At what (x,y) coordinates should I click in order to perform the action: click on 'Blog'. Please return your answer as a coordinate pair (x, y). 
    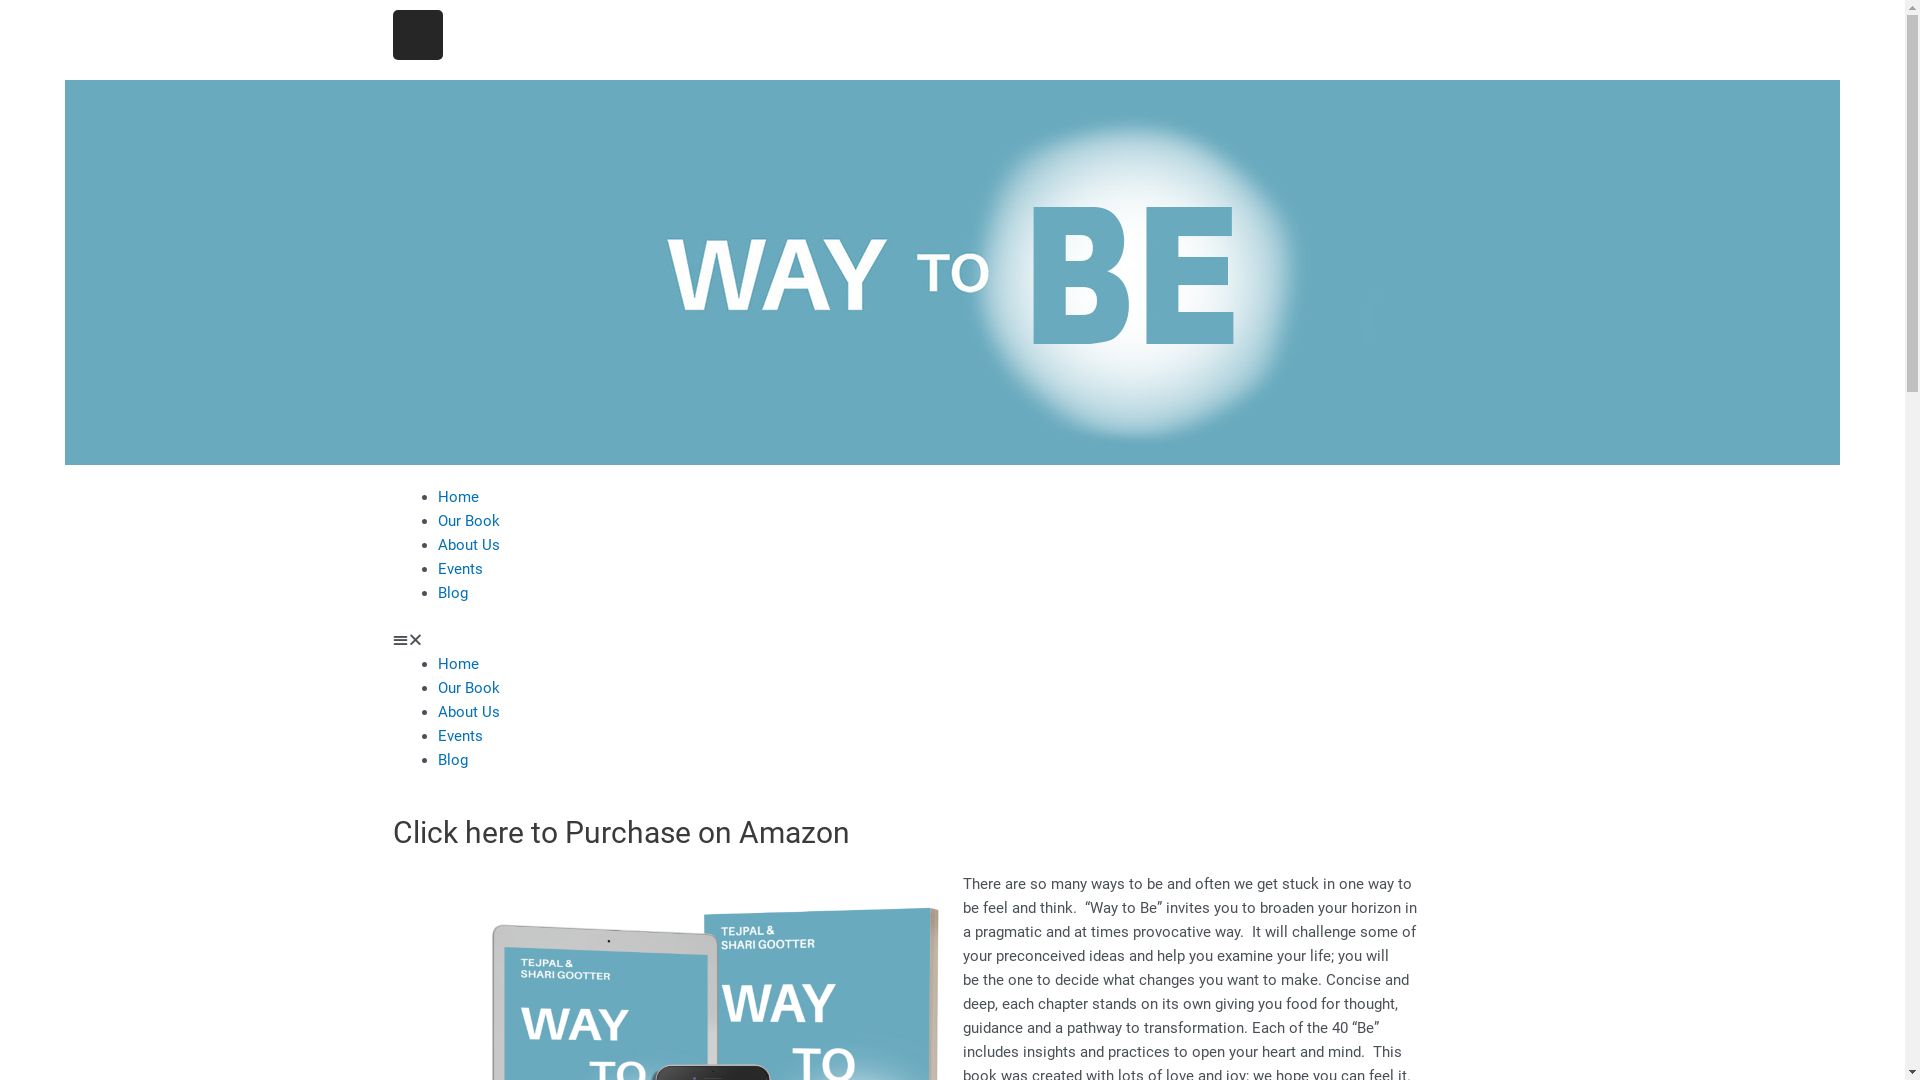
    Looking at the image, I should click on (436, 759).